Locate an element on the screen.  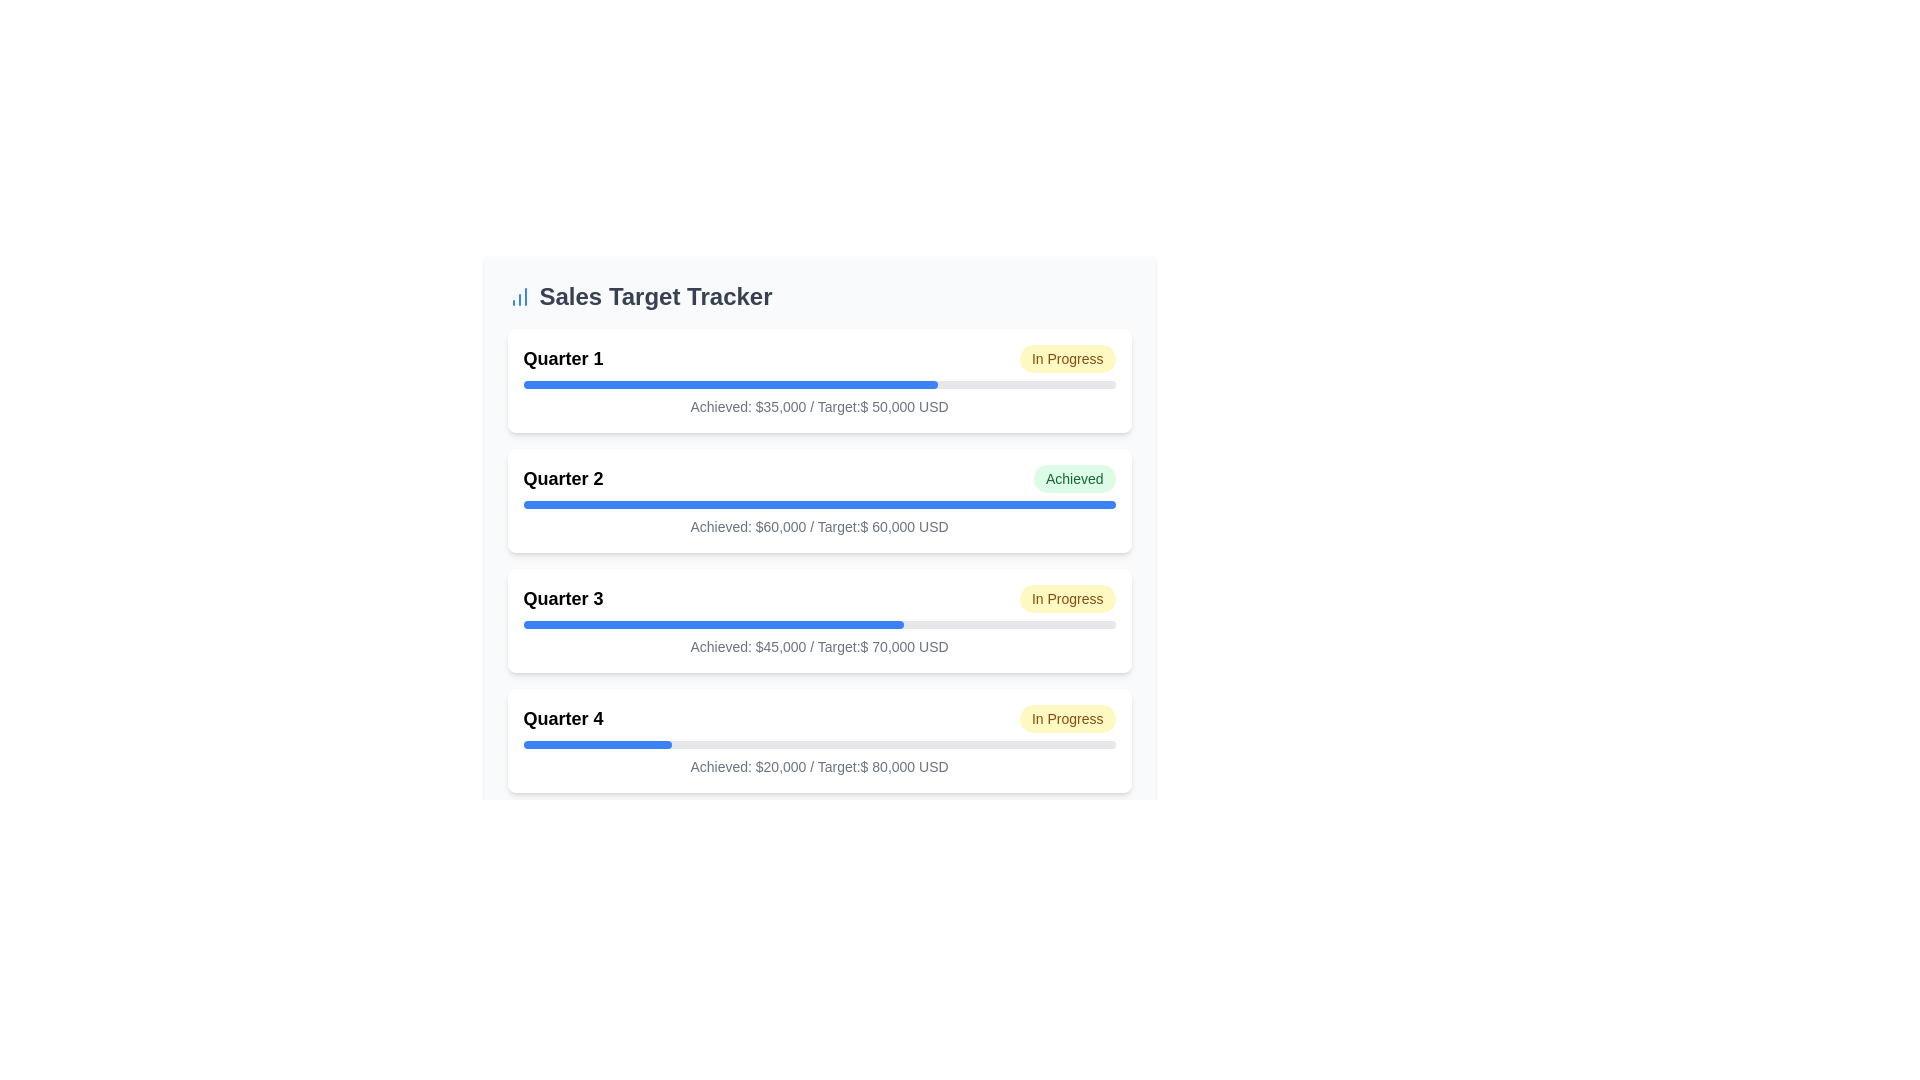
text content of the small gray Text Label displaying 'Achieved: $60,000 / Target: $60,000 USD' located at the bottom of the 'Quarter 2' section is located at coordinates (819, 526).